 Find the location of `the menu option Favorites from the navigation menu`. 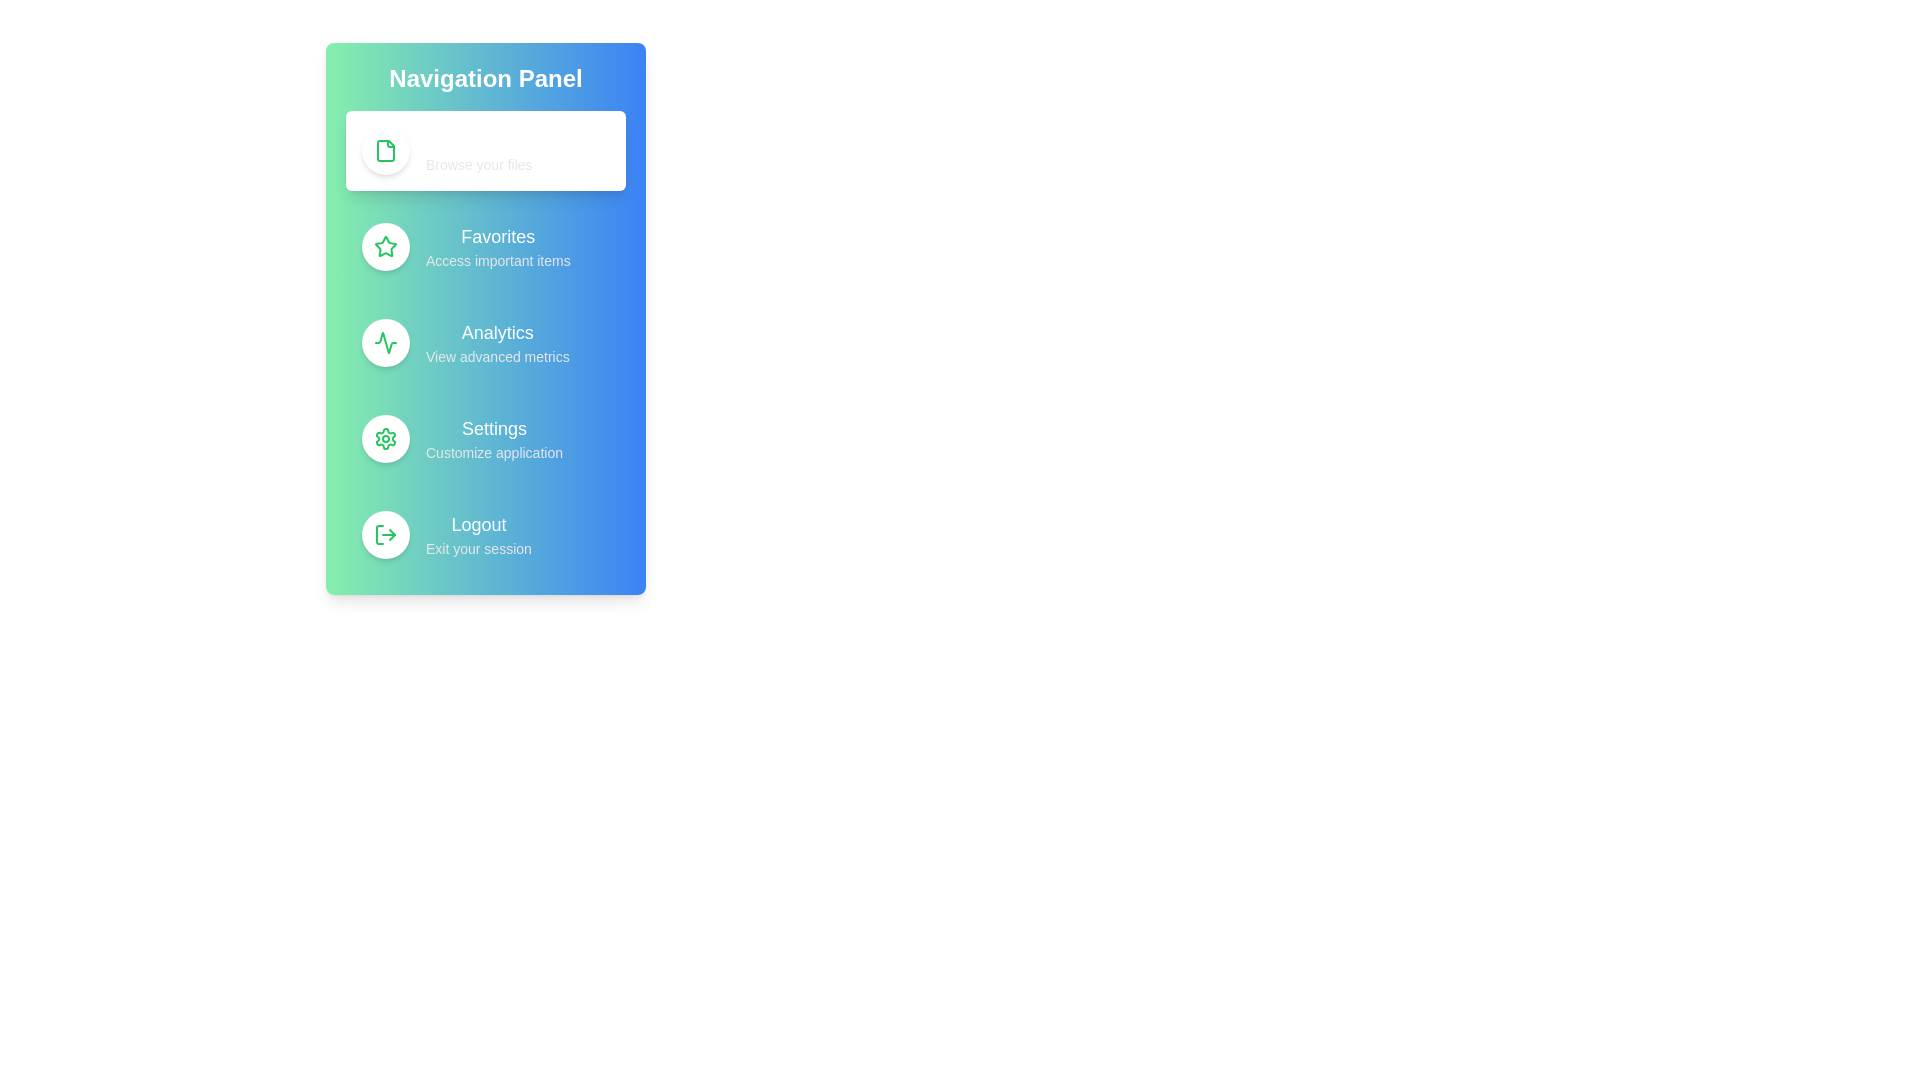

the menu option Favorites from the navigation menu is located at coordinates (485, 245).